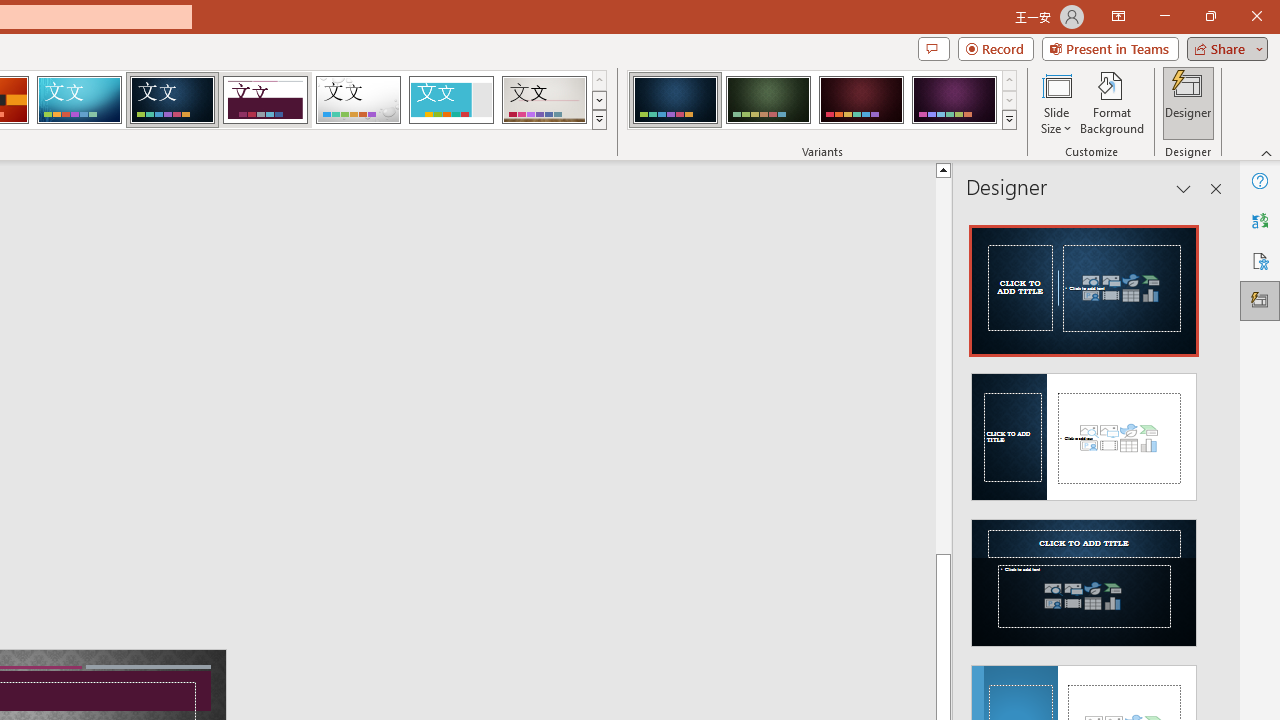 This screenshot has width=1280, height=720. Describe the element at coordinates (598, 120) in the screenshot. I see `'Themes'` at that location.